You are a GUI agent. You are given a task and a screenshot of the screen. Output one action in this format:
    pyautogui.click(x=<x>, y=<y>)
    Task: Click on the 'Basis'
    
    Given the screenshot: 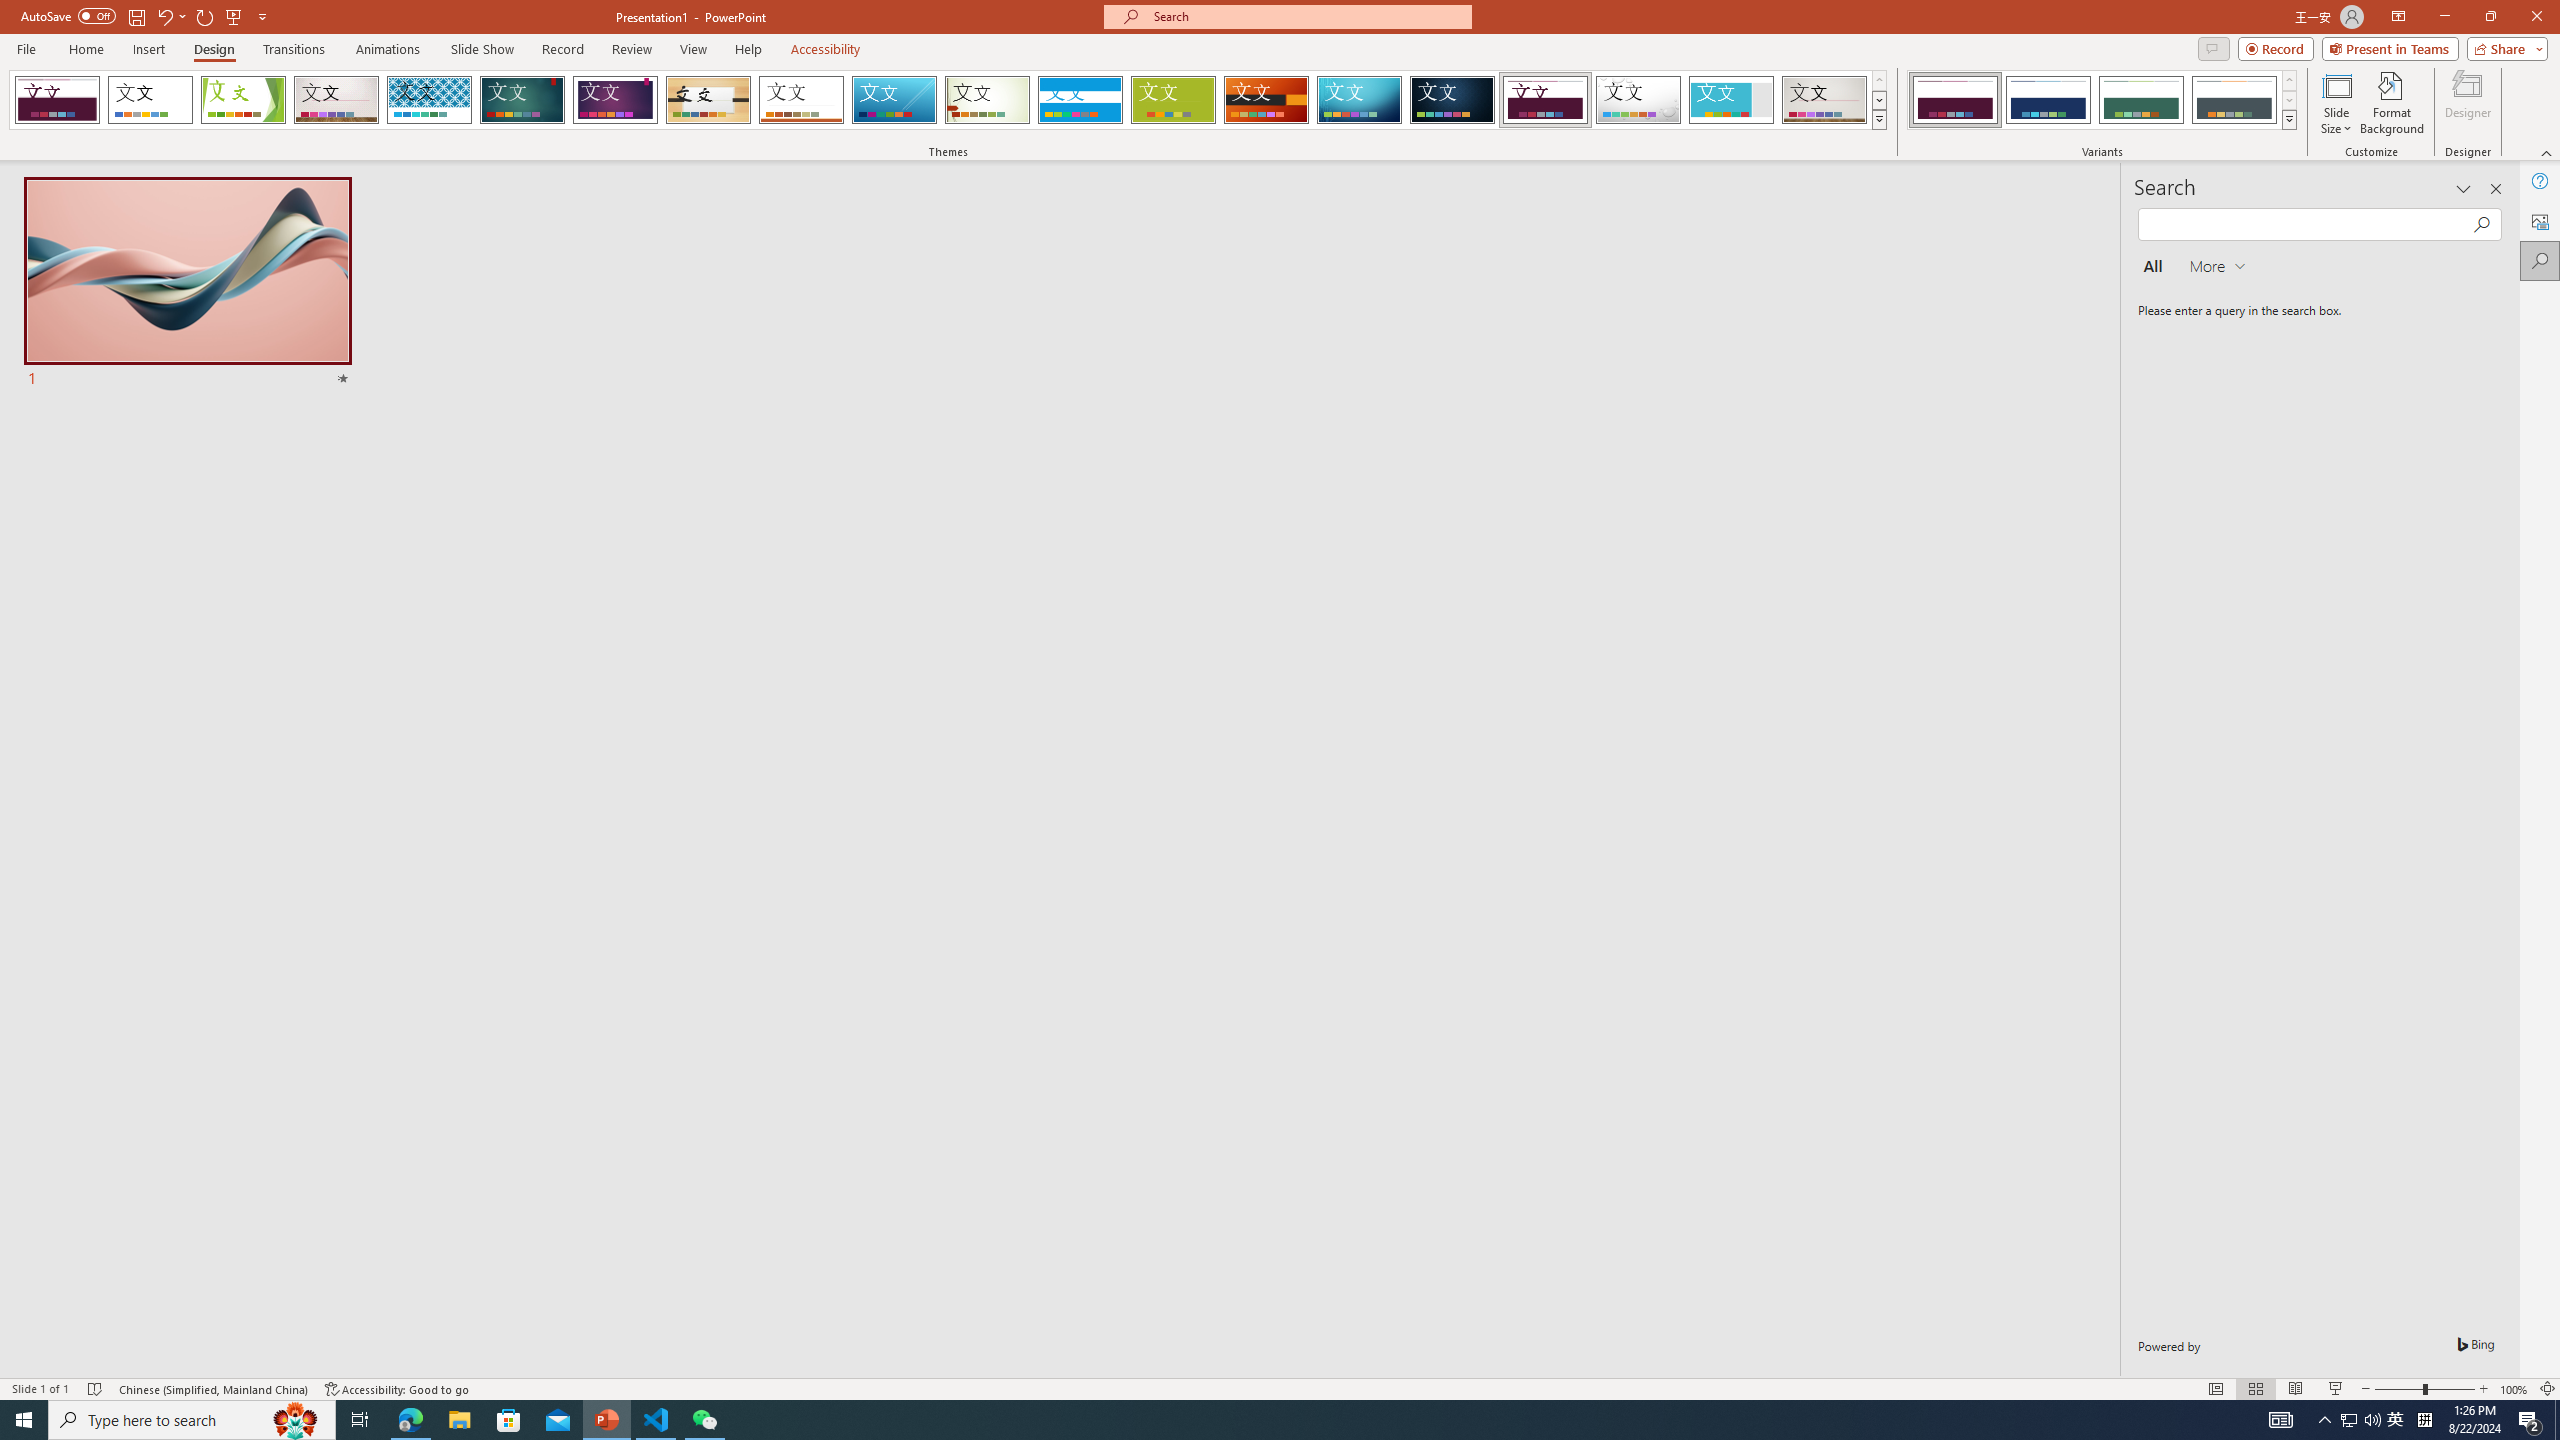 What is the action you would take?
    pyautogui.click(x=1173, y=99)
    